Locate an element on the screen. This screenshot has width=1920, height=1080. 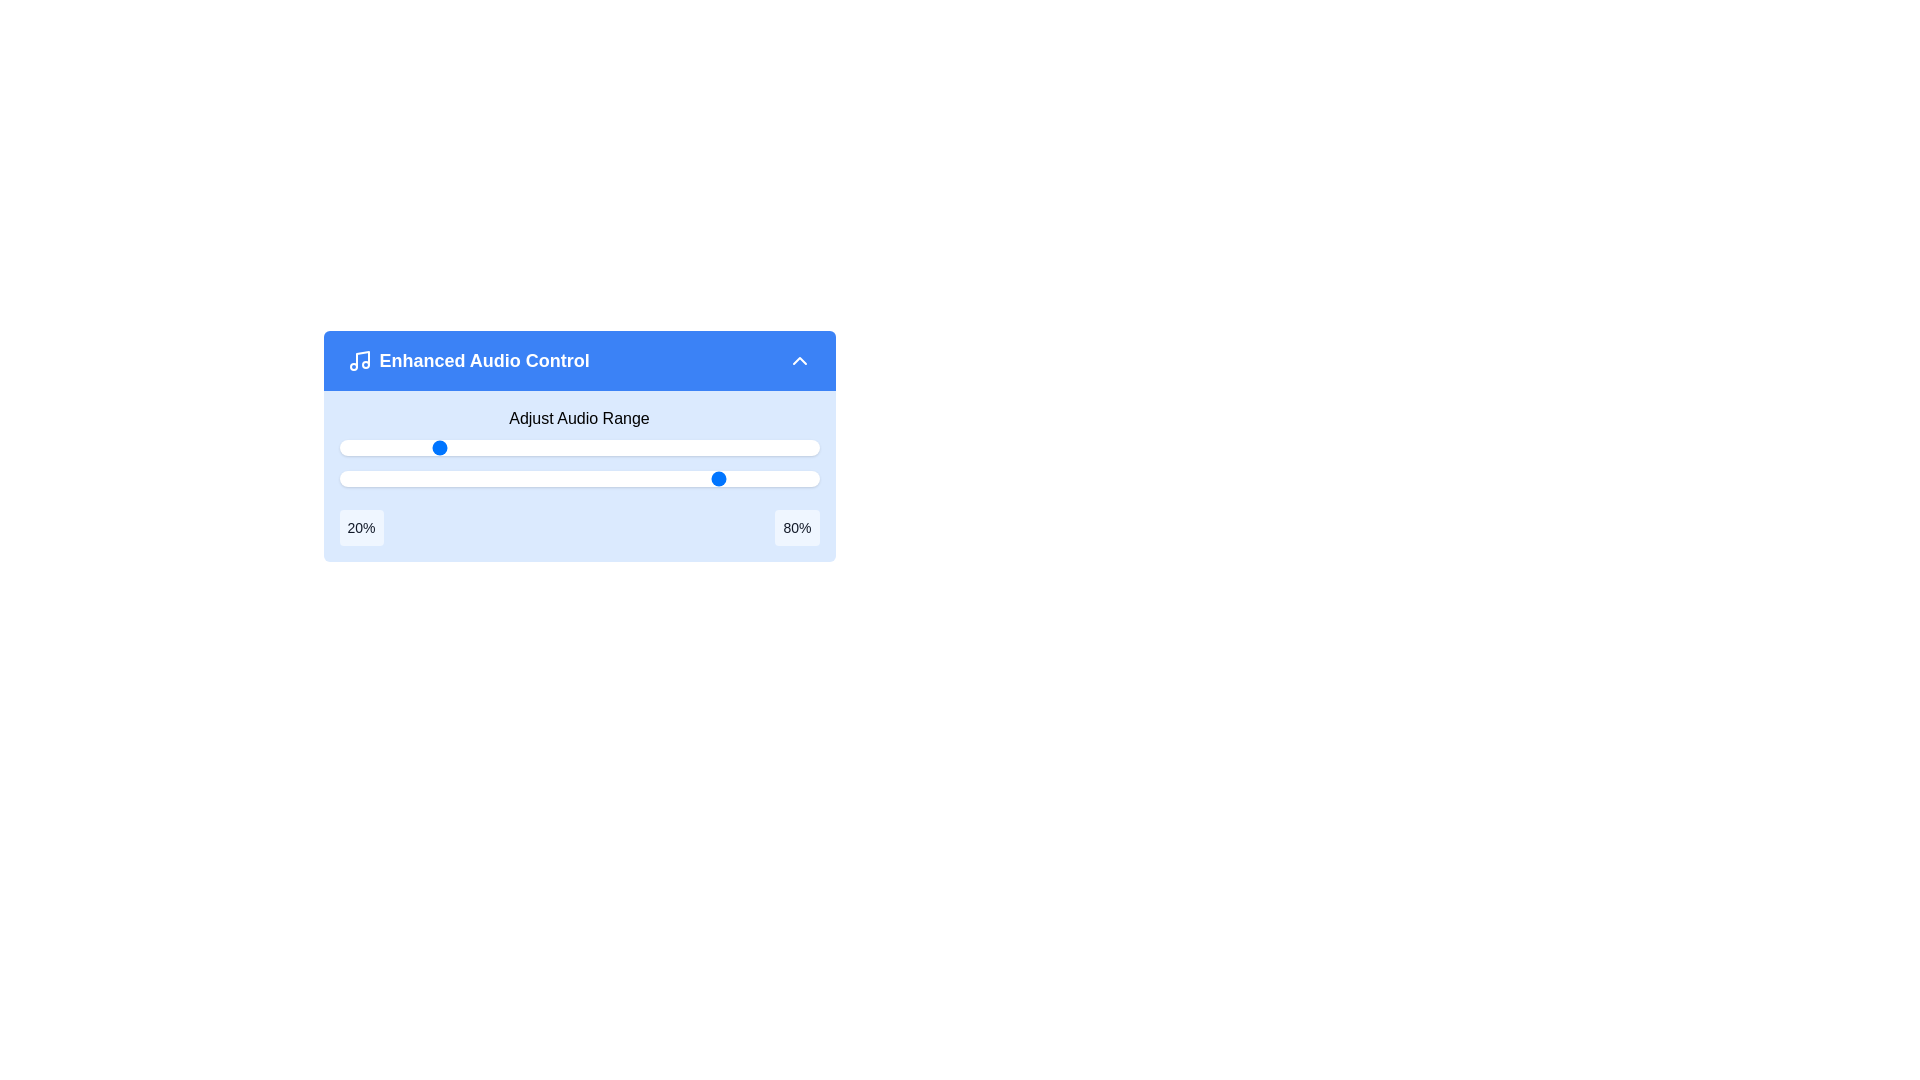
the slider value is located at coordinates (560, 446).